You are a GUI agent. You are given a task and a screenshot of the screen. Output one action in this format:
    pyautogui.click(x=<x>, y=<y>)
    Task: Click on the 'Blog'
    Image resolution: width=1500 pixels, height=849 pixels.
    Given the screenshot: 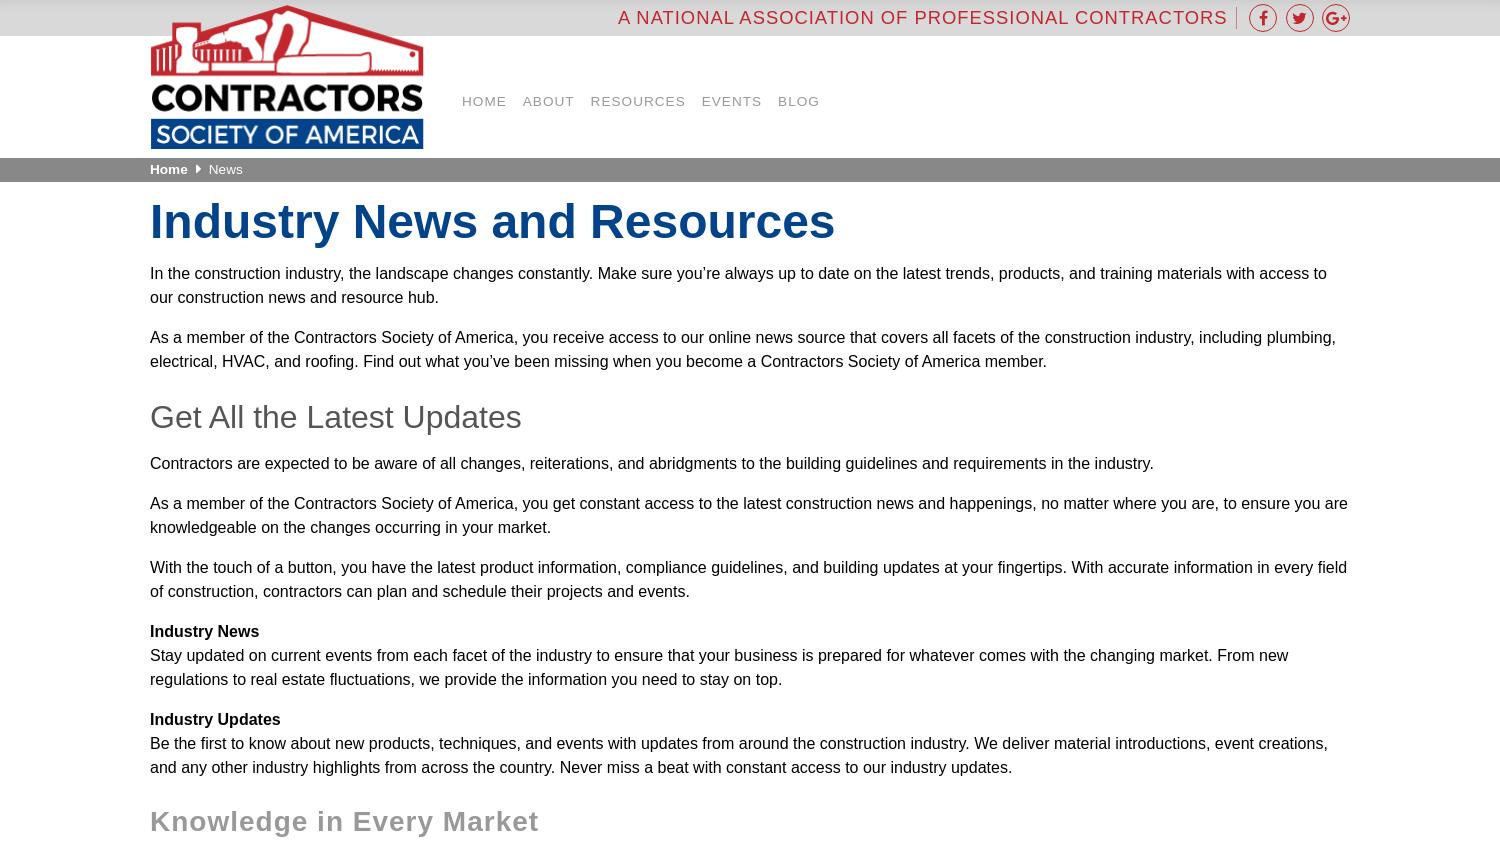 What is the action you would take?
    pyautogui.click(x=798, y=99)
    